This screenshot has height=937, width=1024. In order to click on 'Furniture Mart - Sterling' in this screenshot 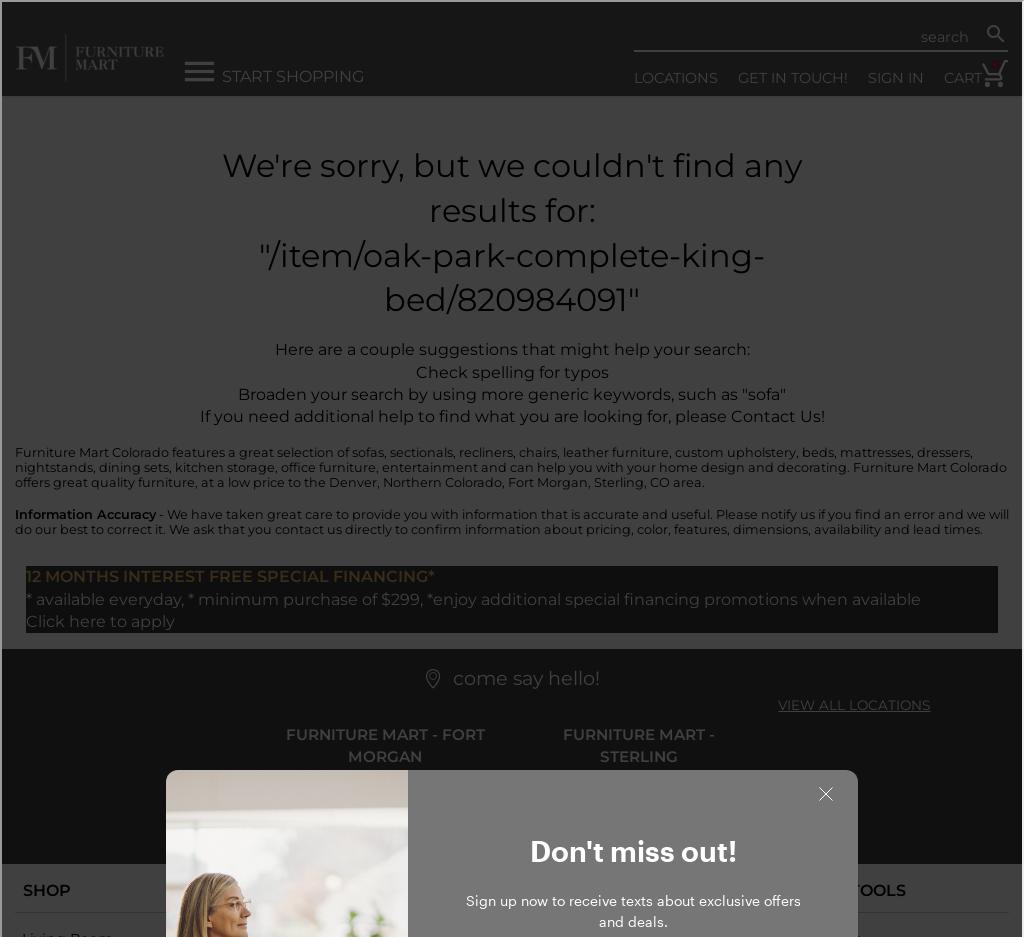, I will do `click(637, 744)`.